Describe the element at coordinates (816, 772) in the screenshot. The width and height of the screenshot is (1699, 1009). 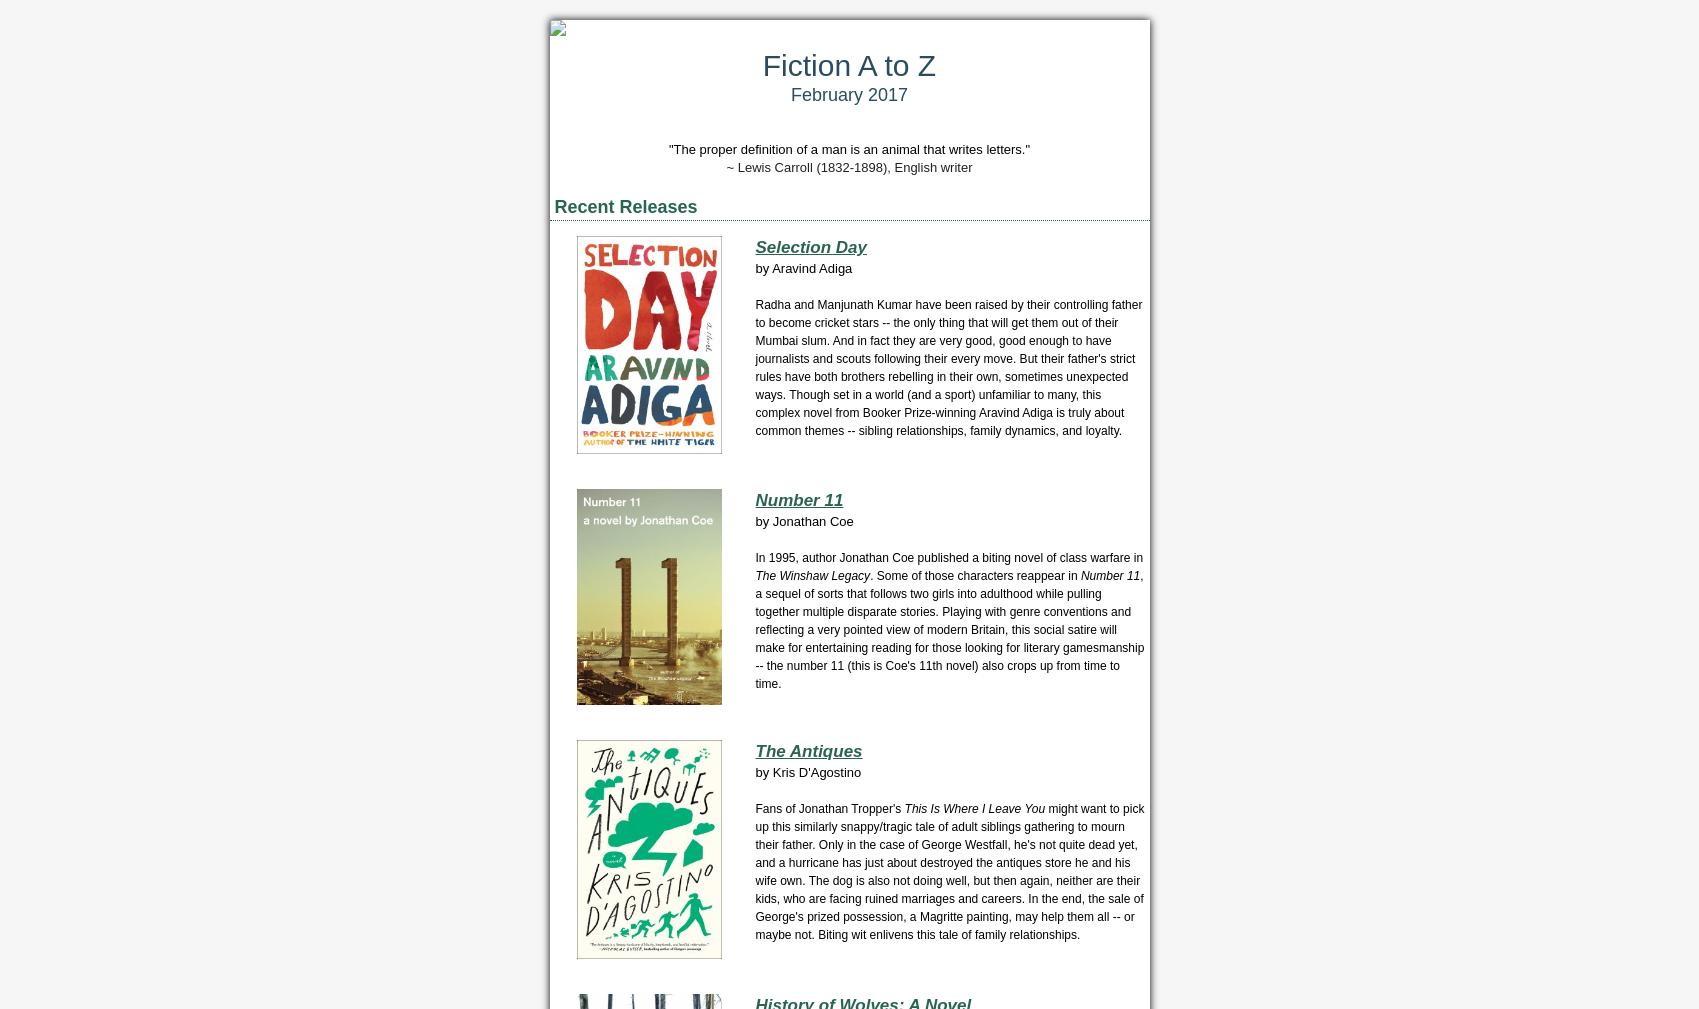
I see `'Kris D'Agostino'` at that location.